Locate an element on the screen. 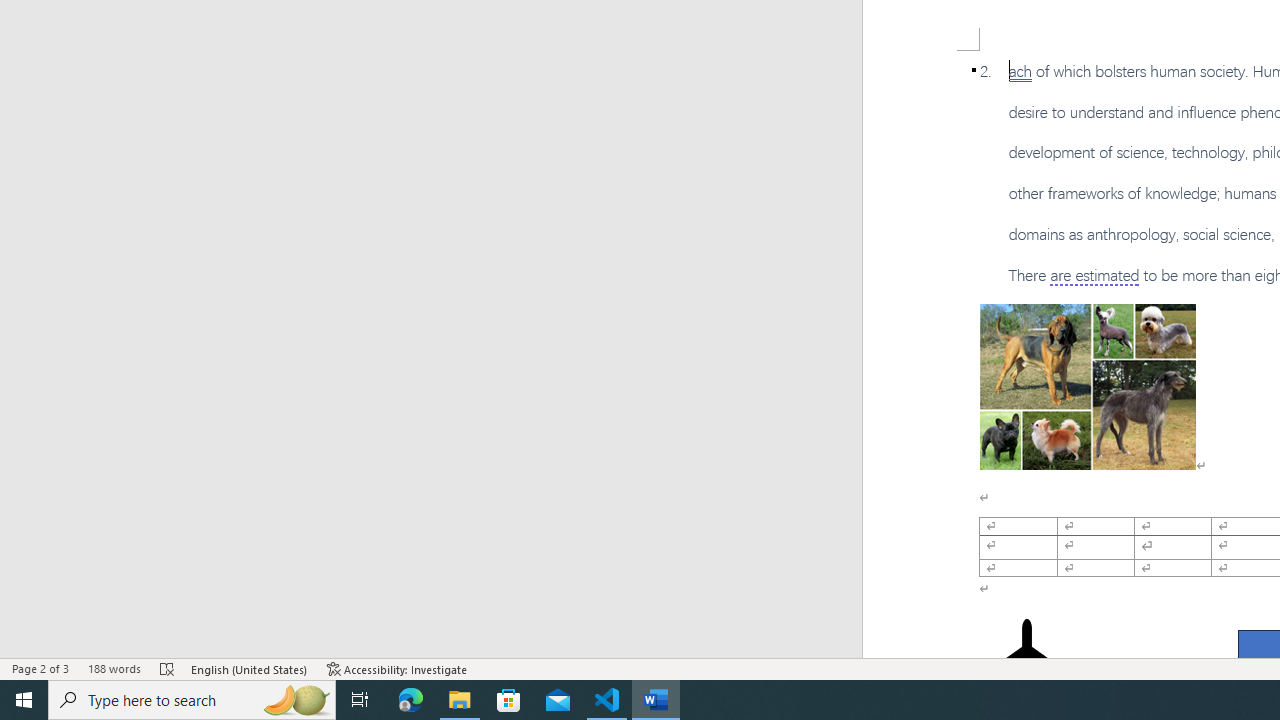 The image size is (1280, 720). 'Language English (United States)' is located at coordinates (249, 669).